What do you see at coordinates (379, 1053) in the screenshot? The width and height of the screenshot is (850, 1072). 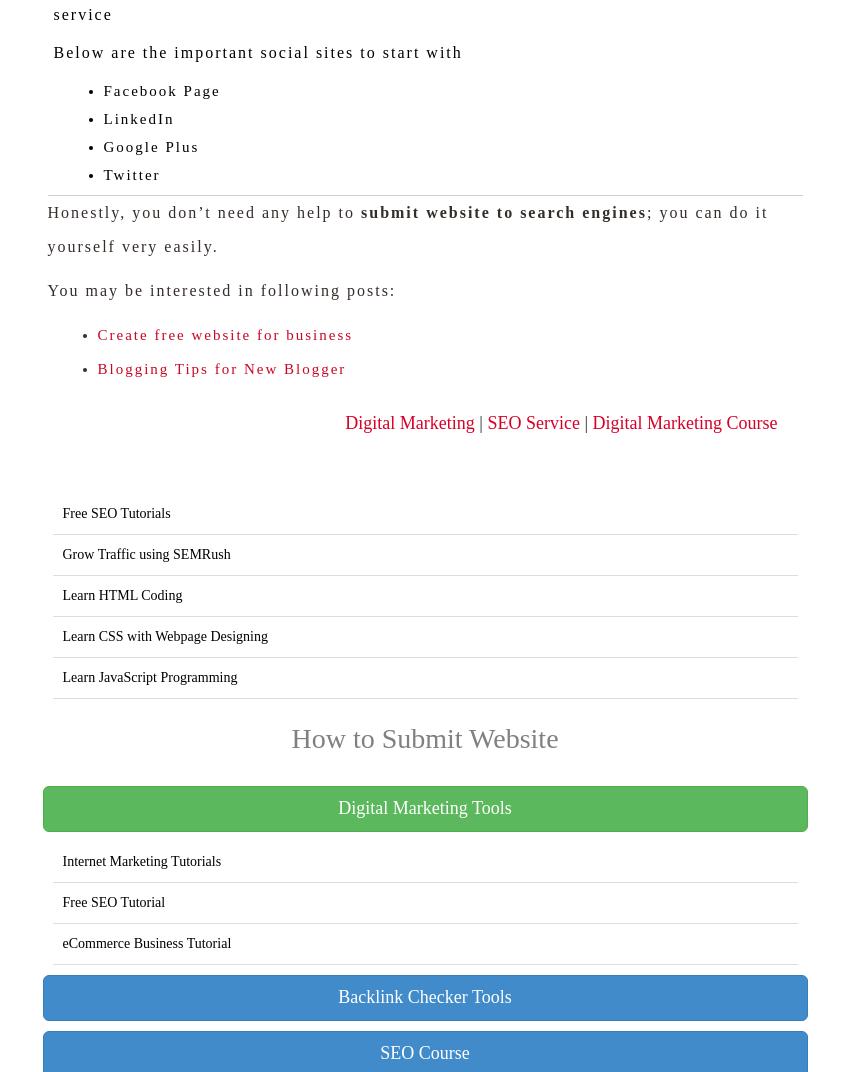 I see `'SEO Course'` at bounding box center [379, 1053].